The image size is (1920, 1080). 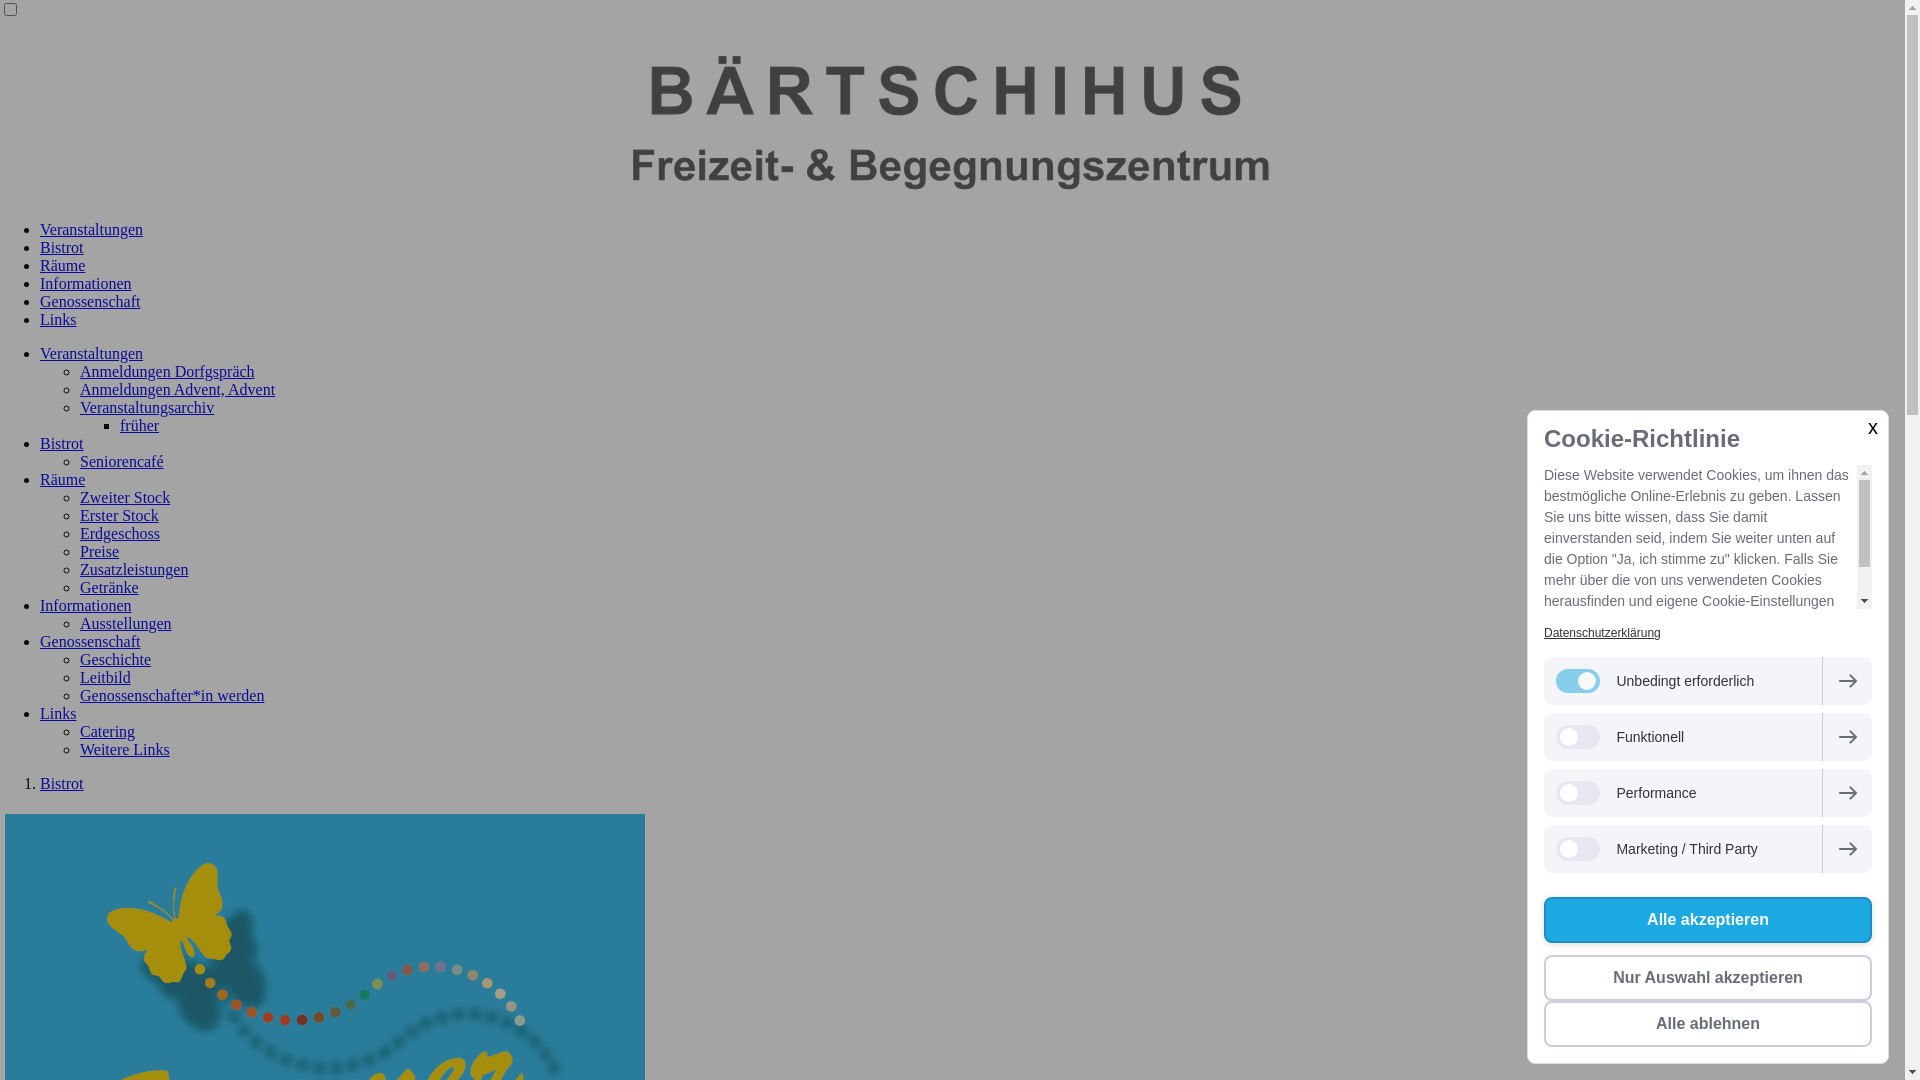 I want to click on 'Veranstaltungsarchiv', so click(x=146, y=406).